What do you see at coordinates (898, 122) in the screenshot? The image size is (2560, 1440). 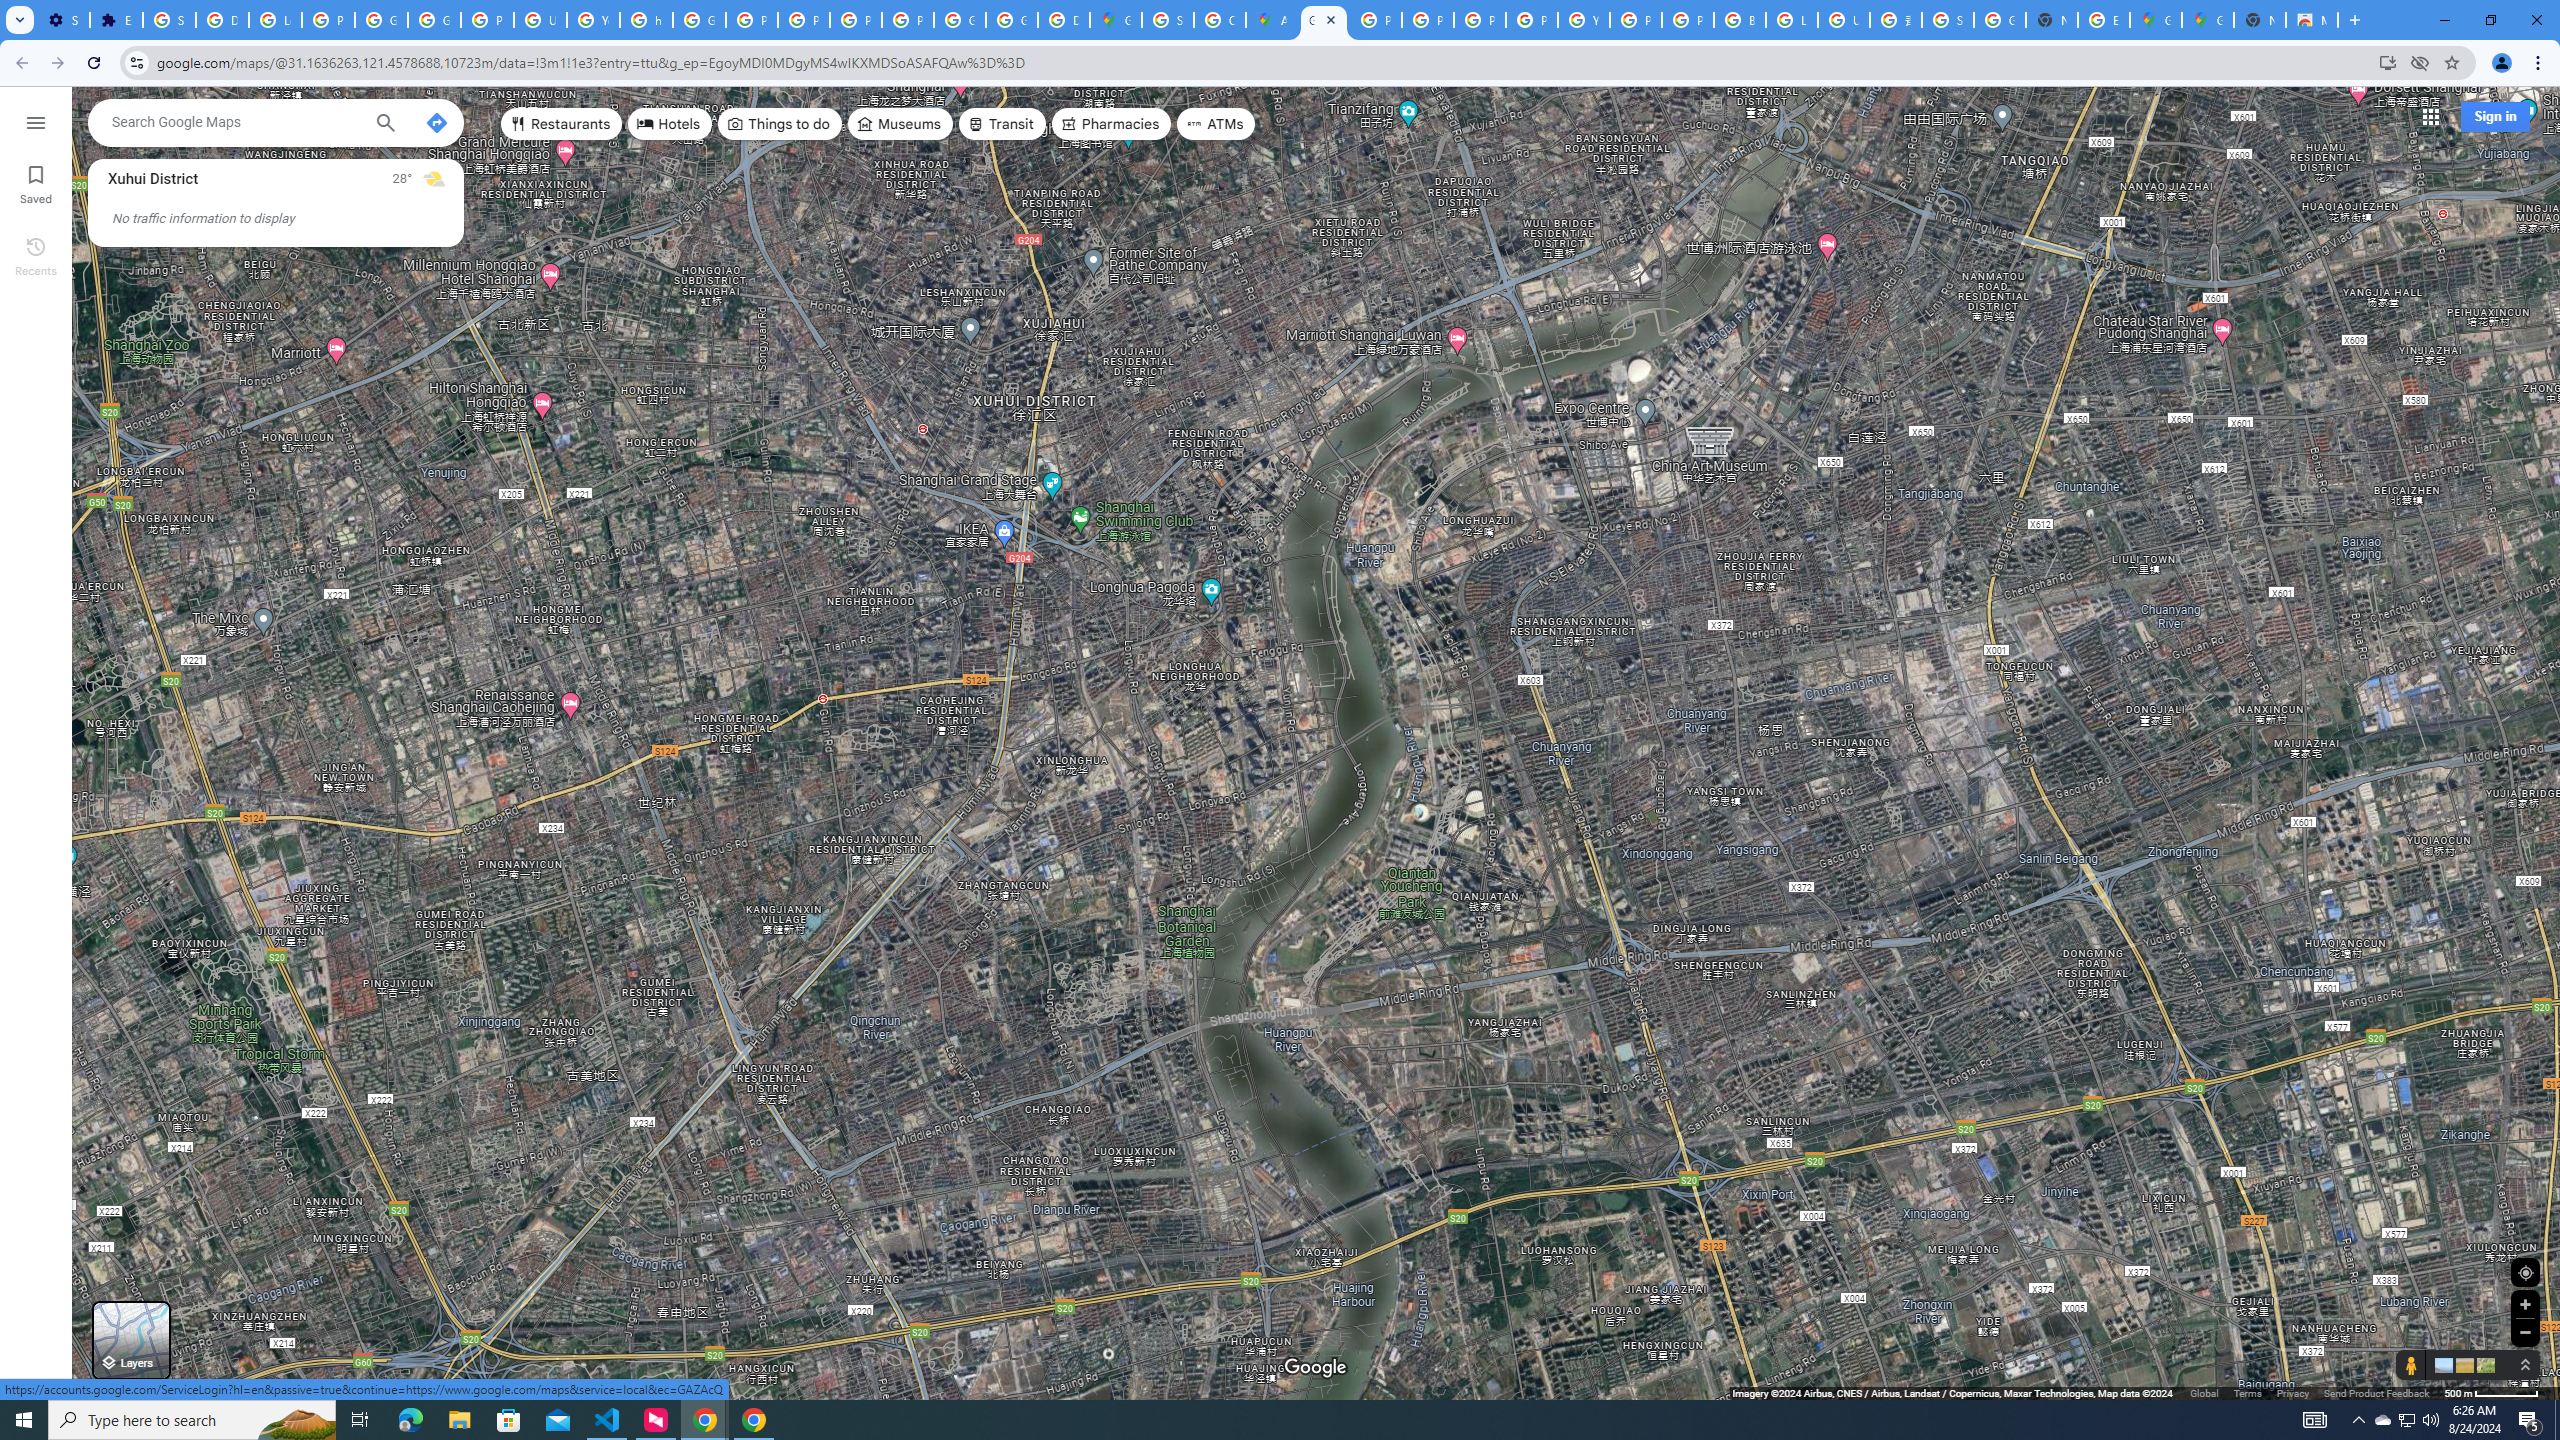 I see `'Museums'` at bounding box center [898, 122].